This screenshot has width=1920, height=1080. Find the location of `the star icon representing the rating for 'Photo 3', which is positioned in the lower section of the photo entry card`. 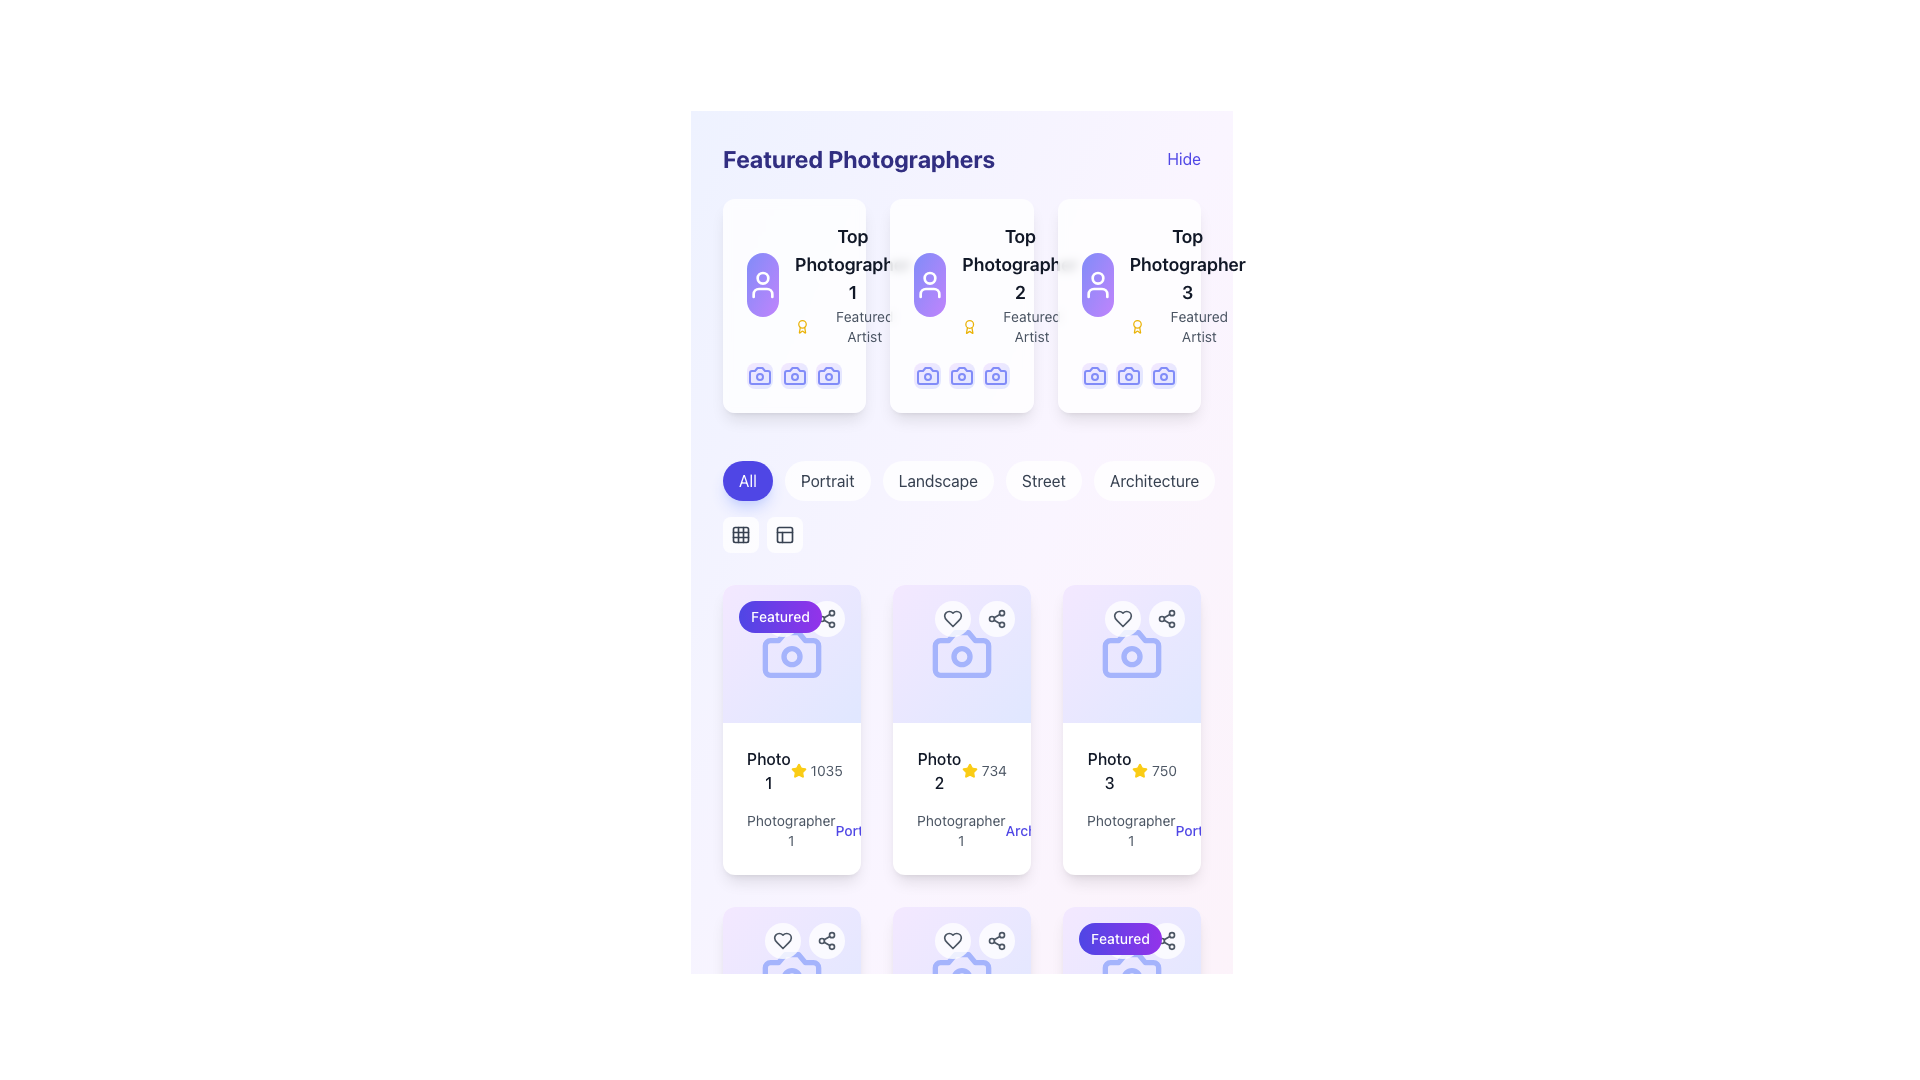

the star icon representing the rating for 'Photo 3', which is positioned in the lower section of the photo entry card is located at coordinates (1140, 770).